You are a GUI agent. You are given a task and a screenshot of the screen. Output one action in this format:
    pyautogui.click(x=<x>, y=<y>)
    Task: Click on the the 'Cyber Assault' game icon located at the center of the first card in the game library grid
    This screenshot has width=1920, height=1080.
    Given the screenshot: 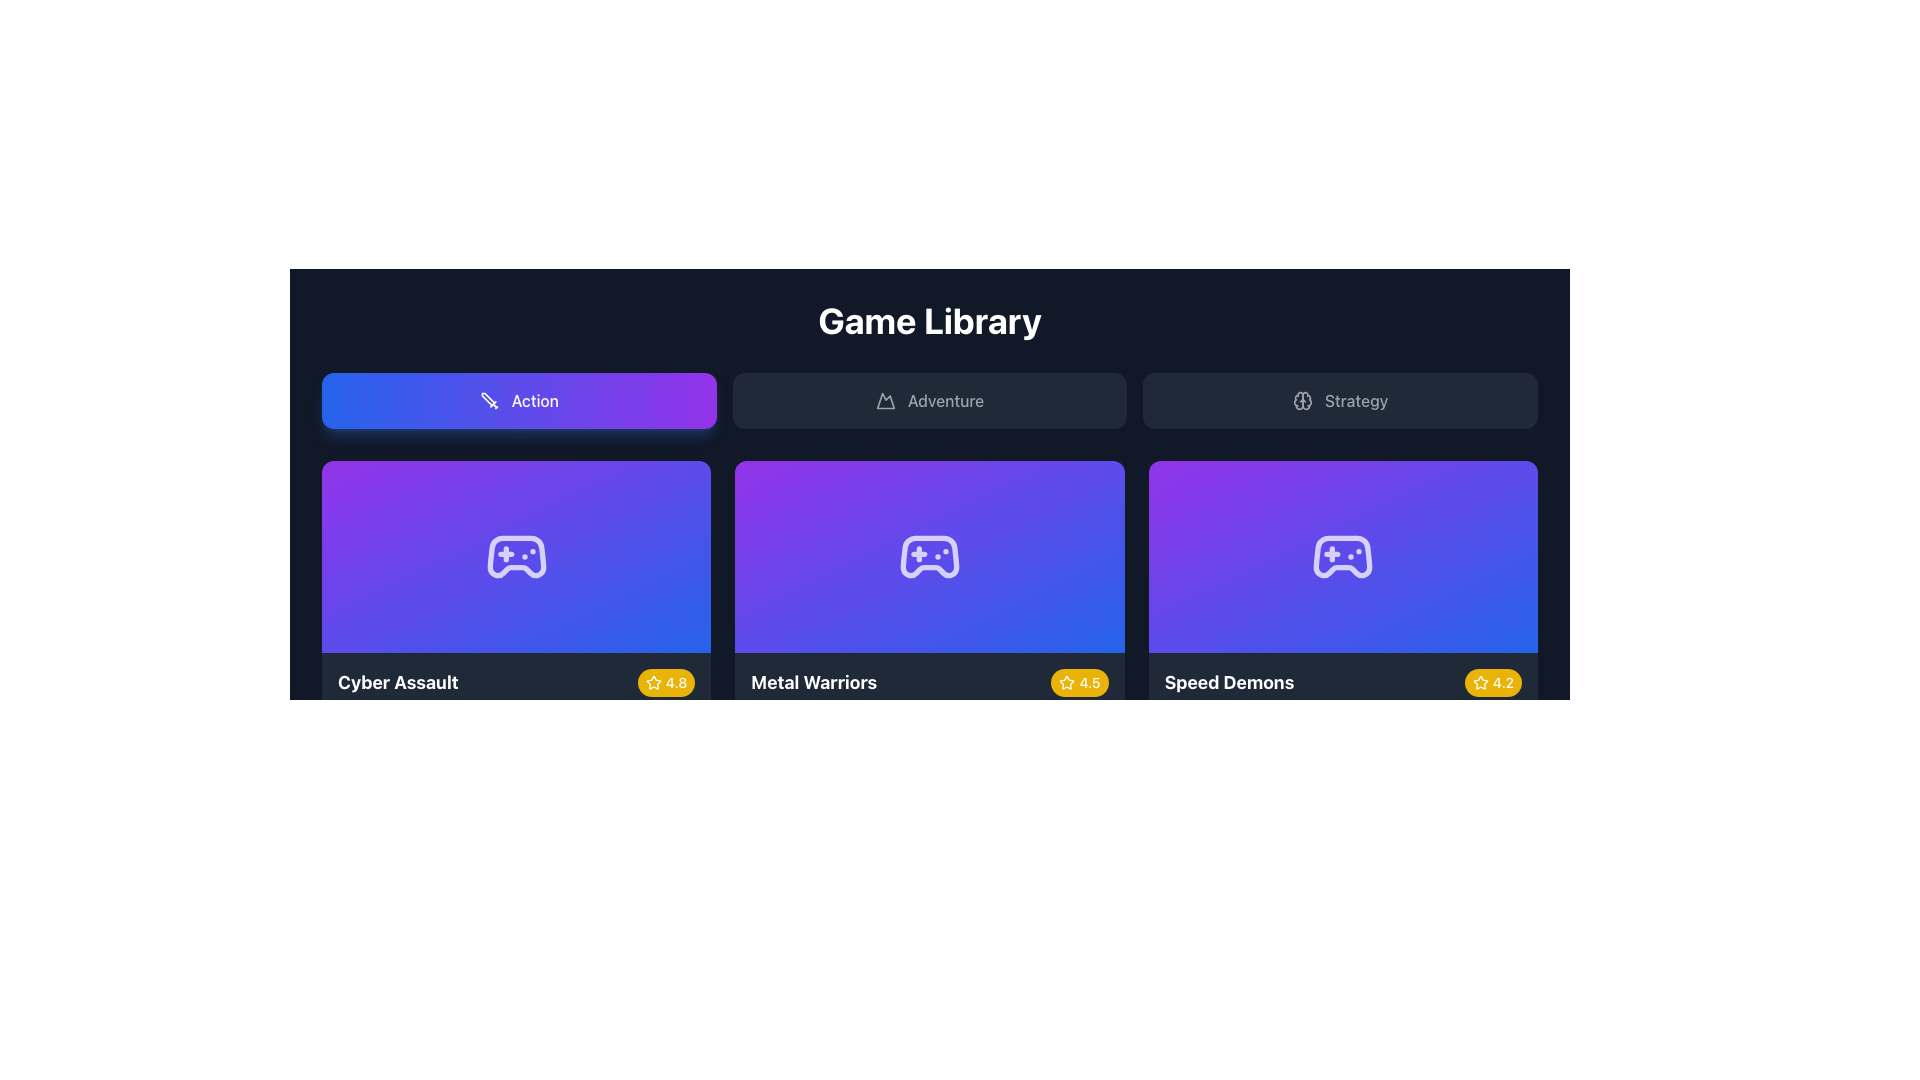 What is the action you would take?
    pyautogui.click(x=516, y=556)
    